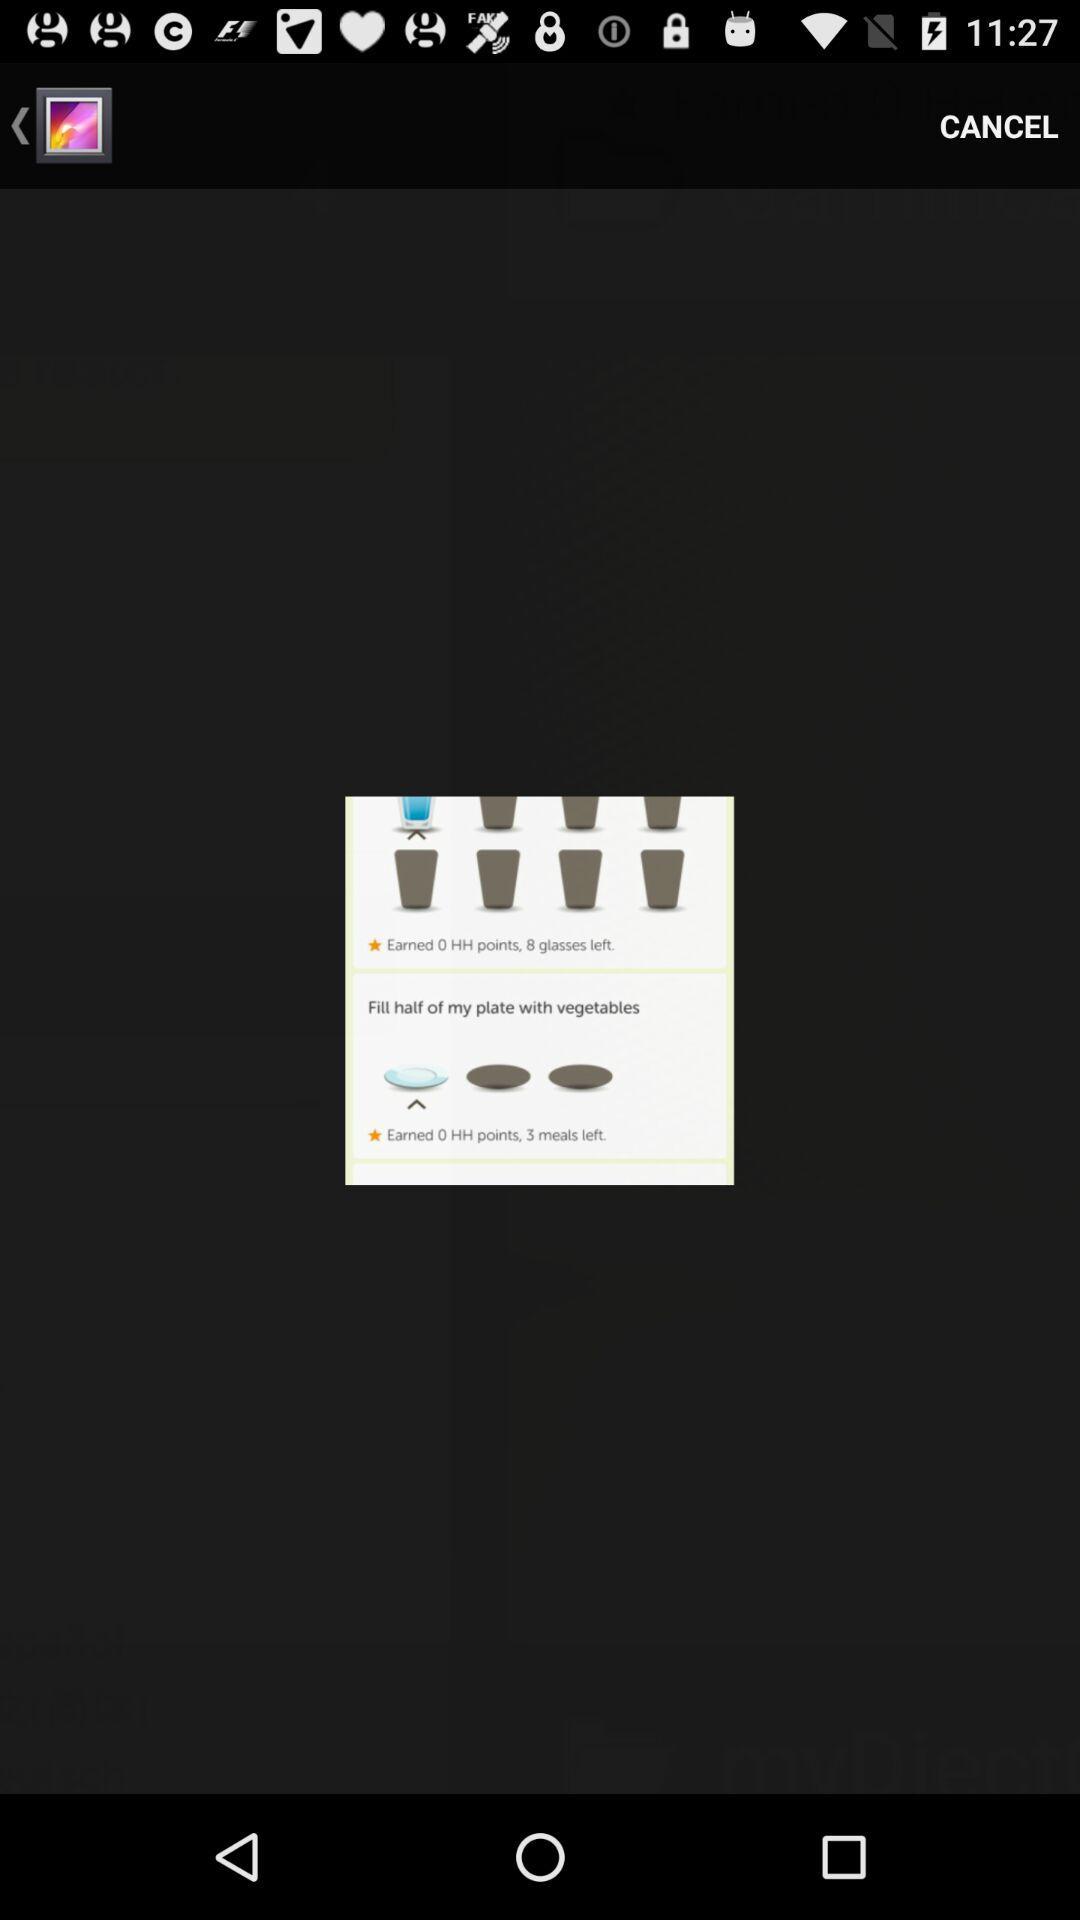 Image resolution: width=1080 pixels, height=1920 pixels. What do you see at coordinates (999, 124) in the screenshot?
I see `the cancel` at bounding box center [999, 124].